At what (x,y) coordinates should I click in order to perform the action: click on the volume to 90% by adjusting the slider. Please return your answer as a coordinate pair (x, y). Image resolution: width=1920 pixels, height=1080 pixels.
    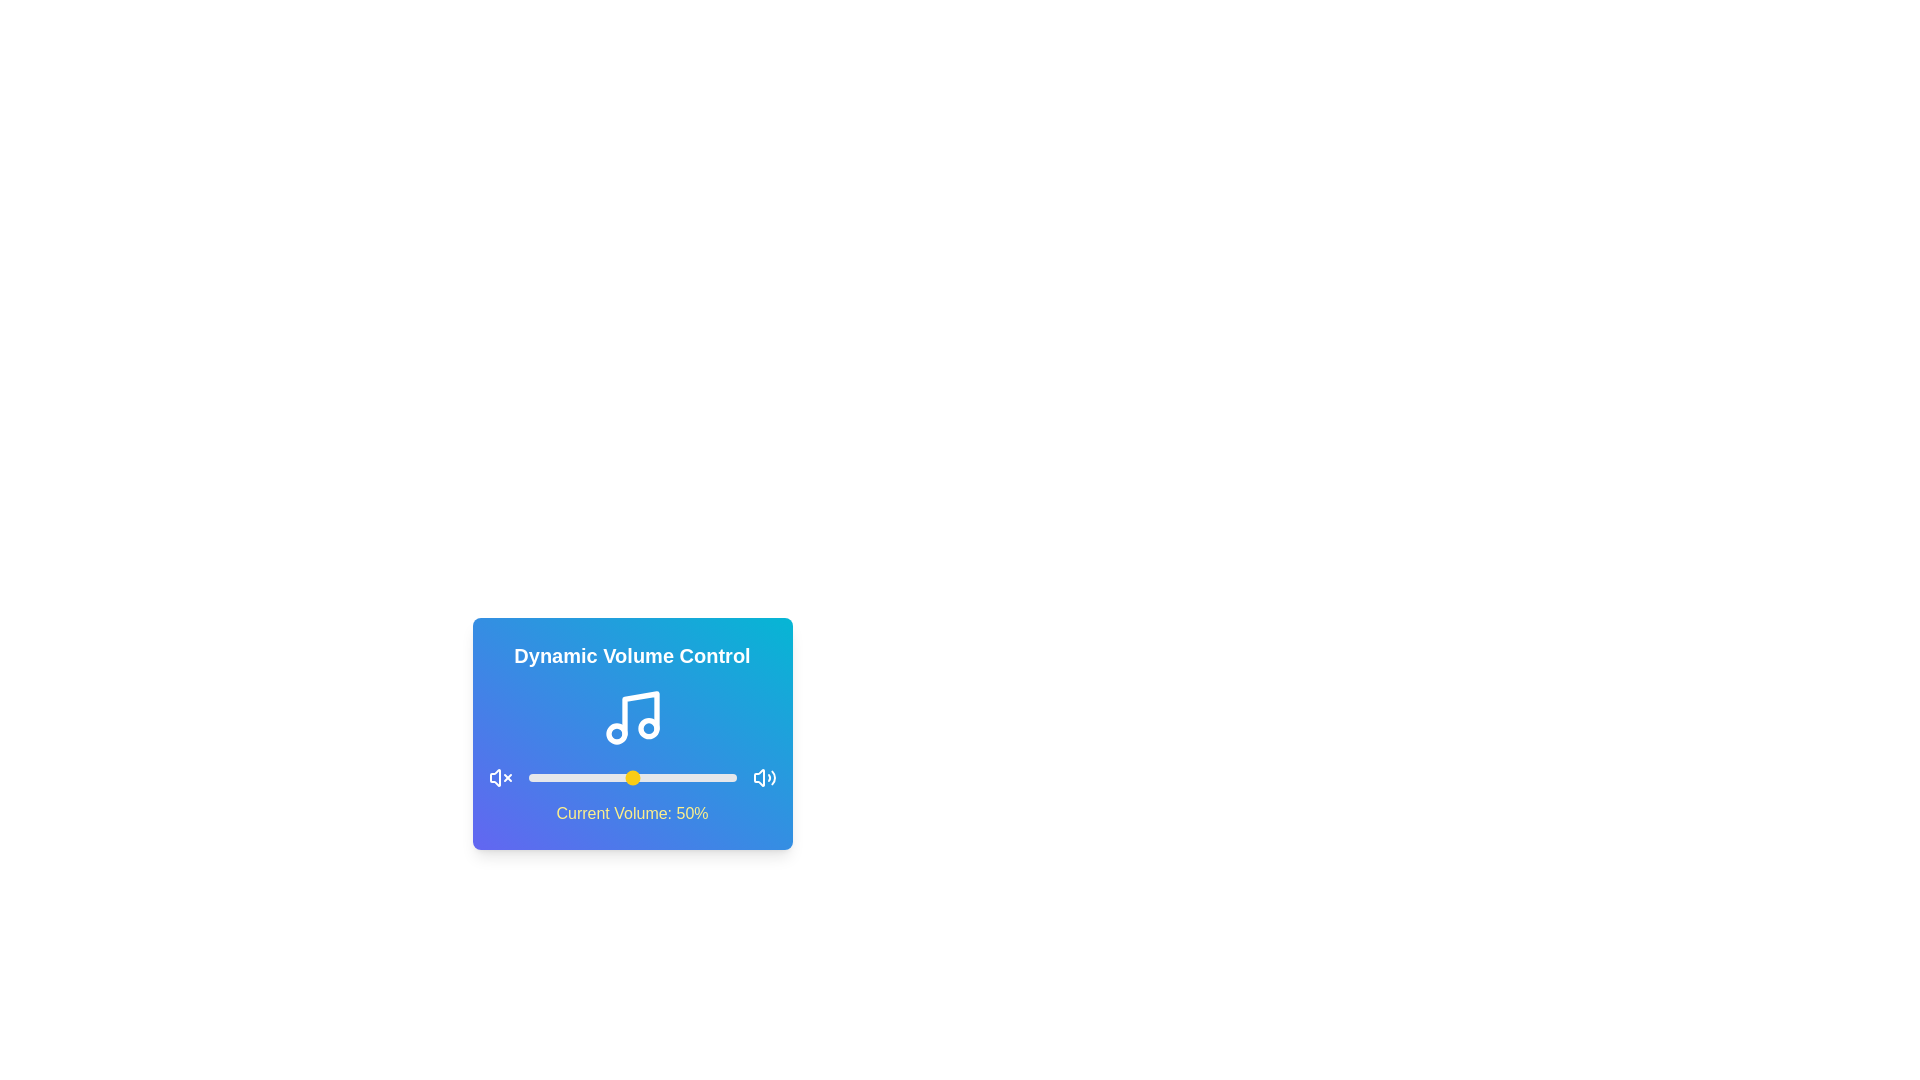
    Looking at the image, I should click on (715, 777).